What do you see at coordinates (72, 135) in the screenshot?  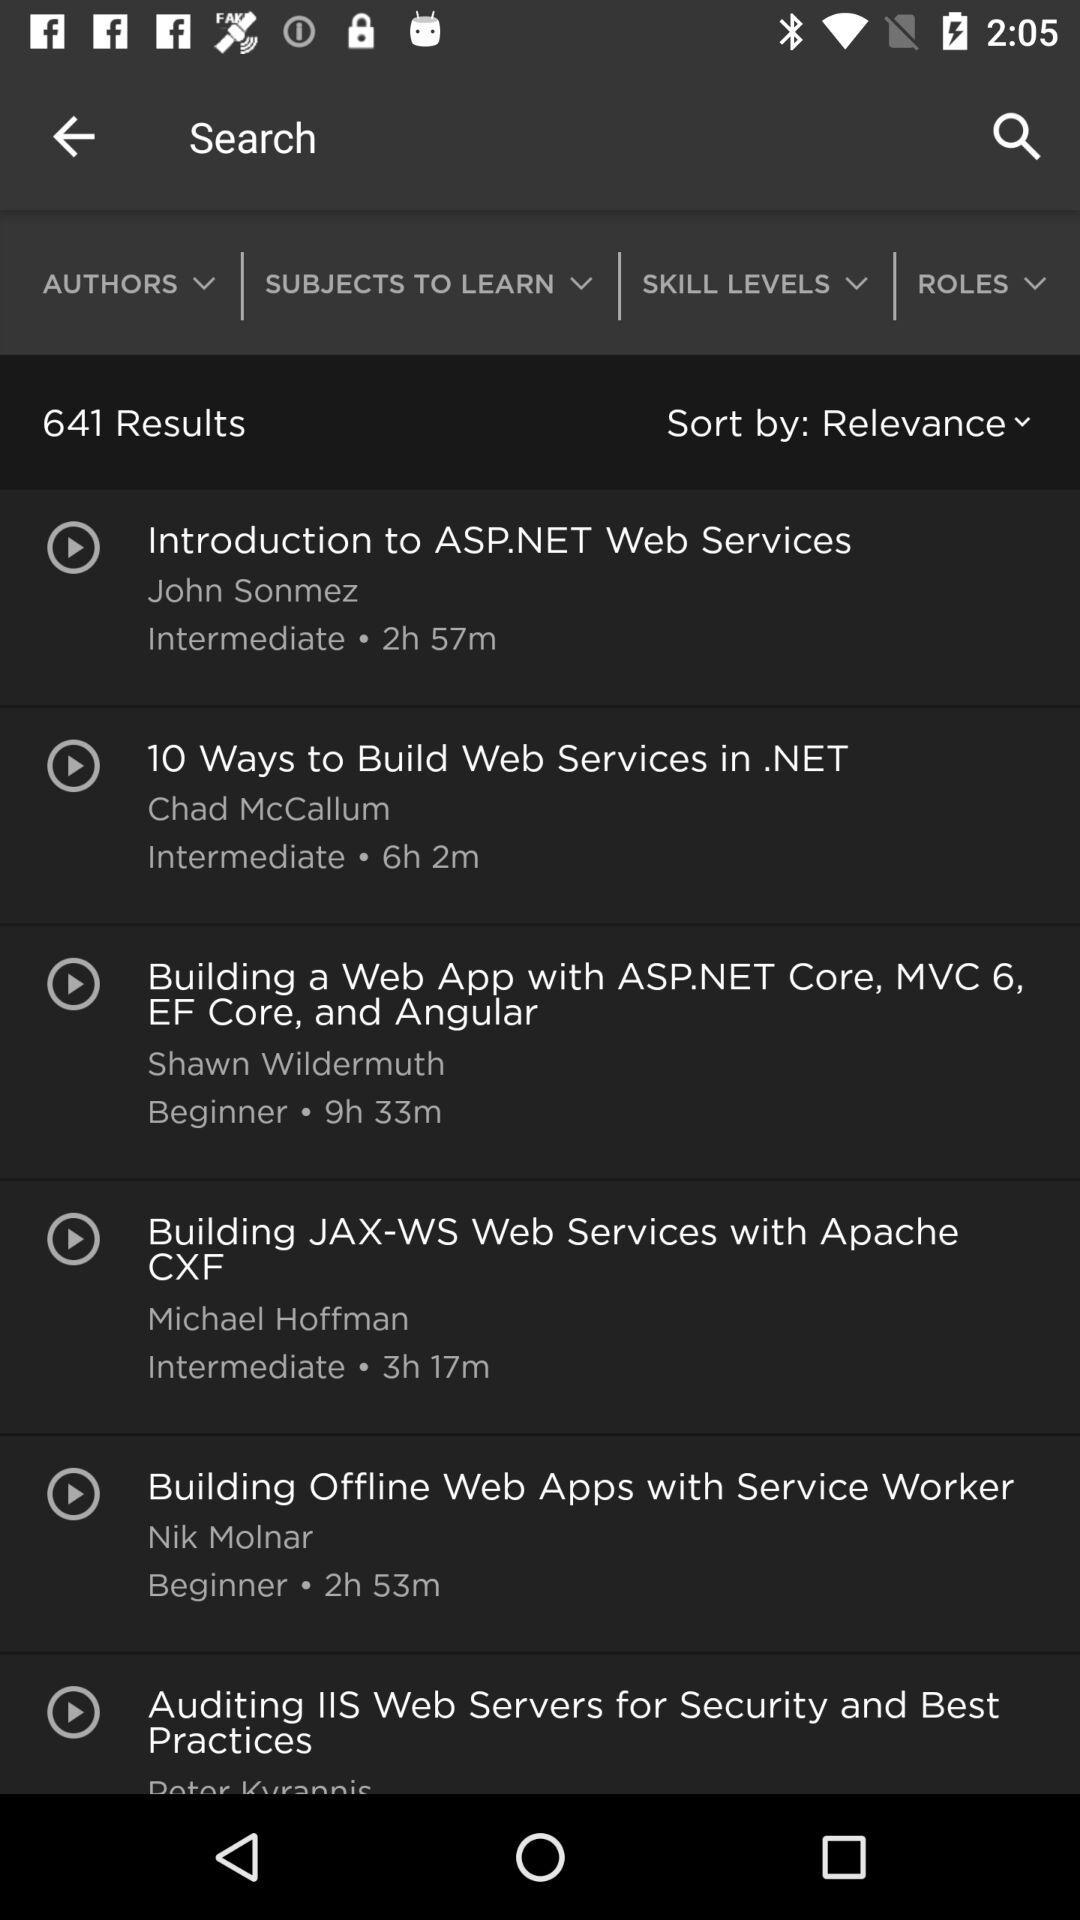 I see `item to the left of search app` at bounding box center [72, 135].